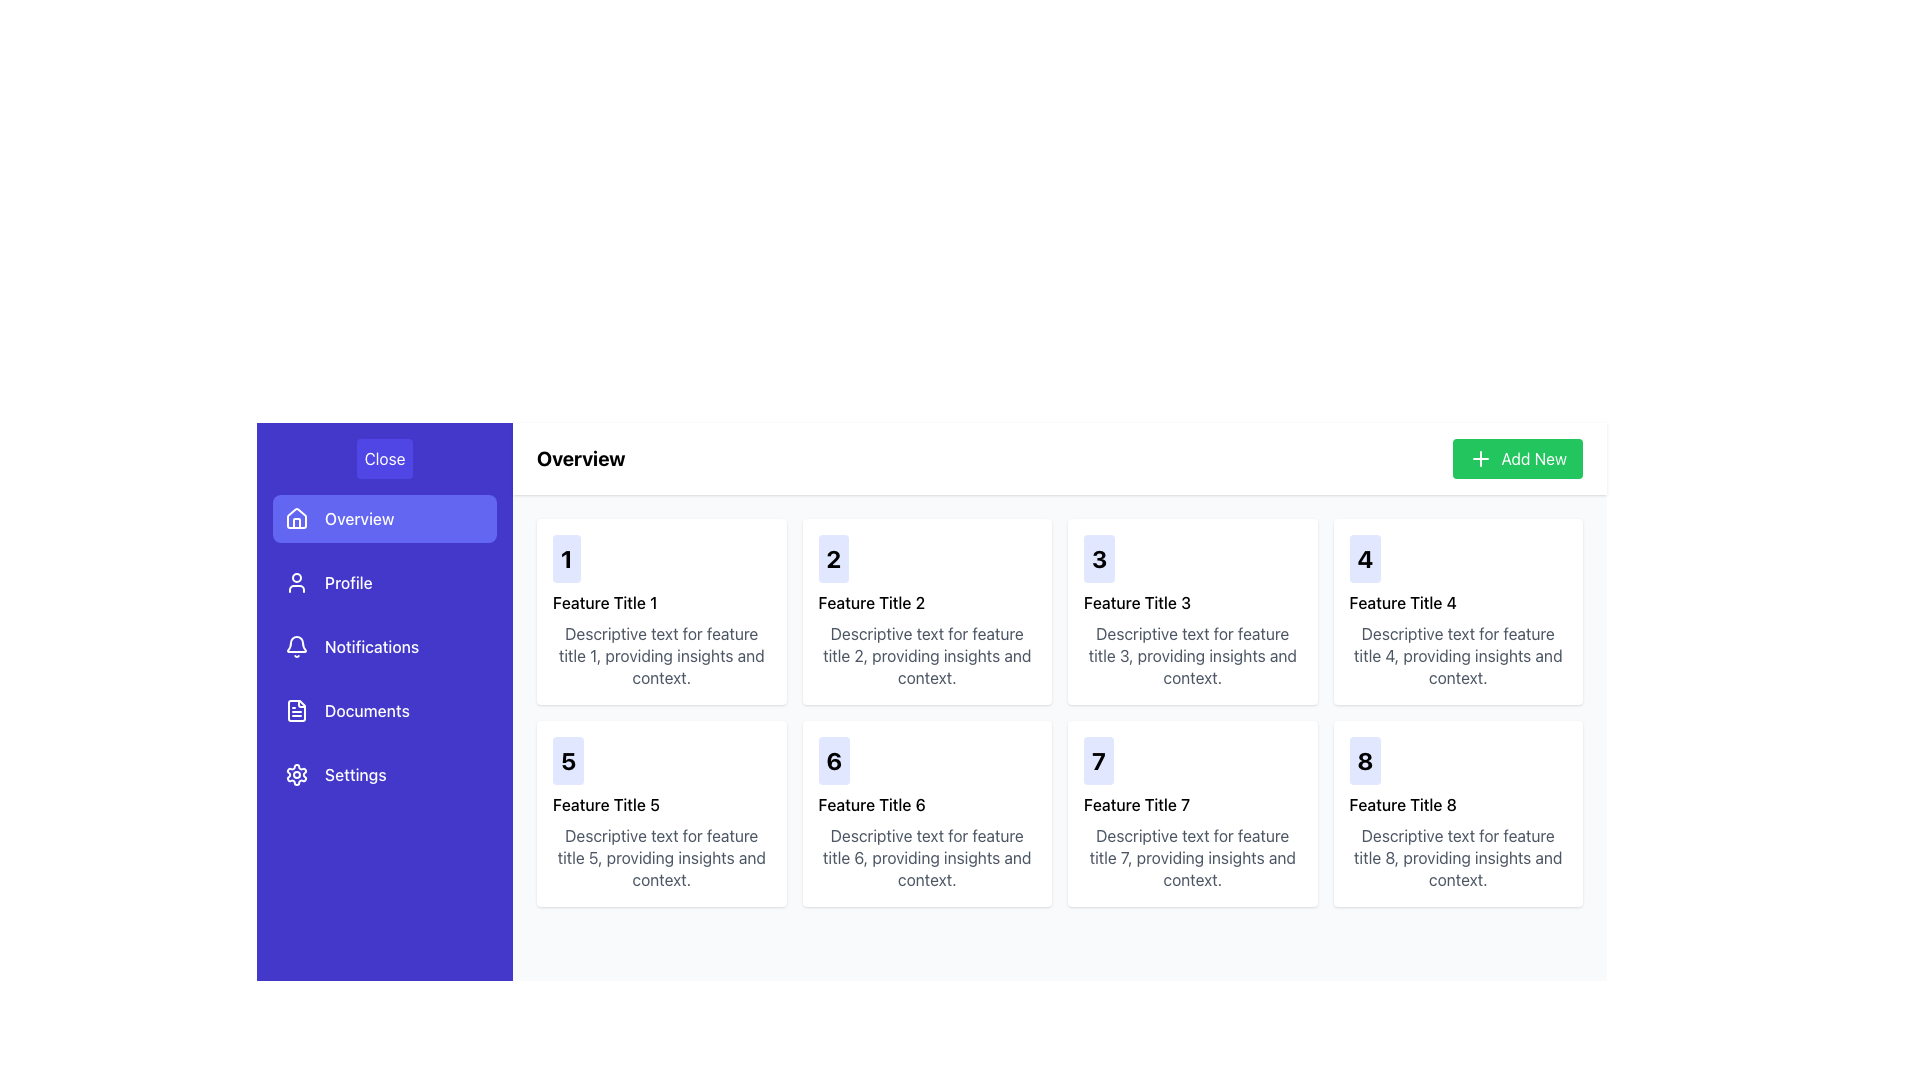  I want to click on the 'Settings' text label in the sidebar, so click(355, 774).